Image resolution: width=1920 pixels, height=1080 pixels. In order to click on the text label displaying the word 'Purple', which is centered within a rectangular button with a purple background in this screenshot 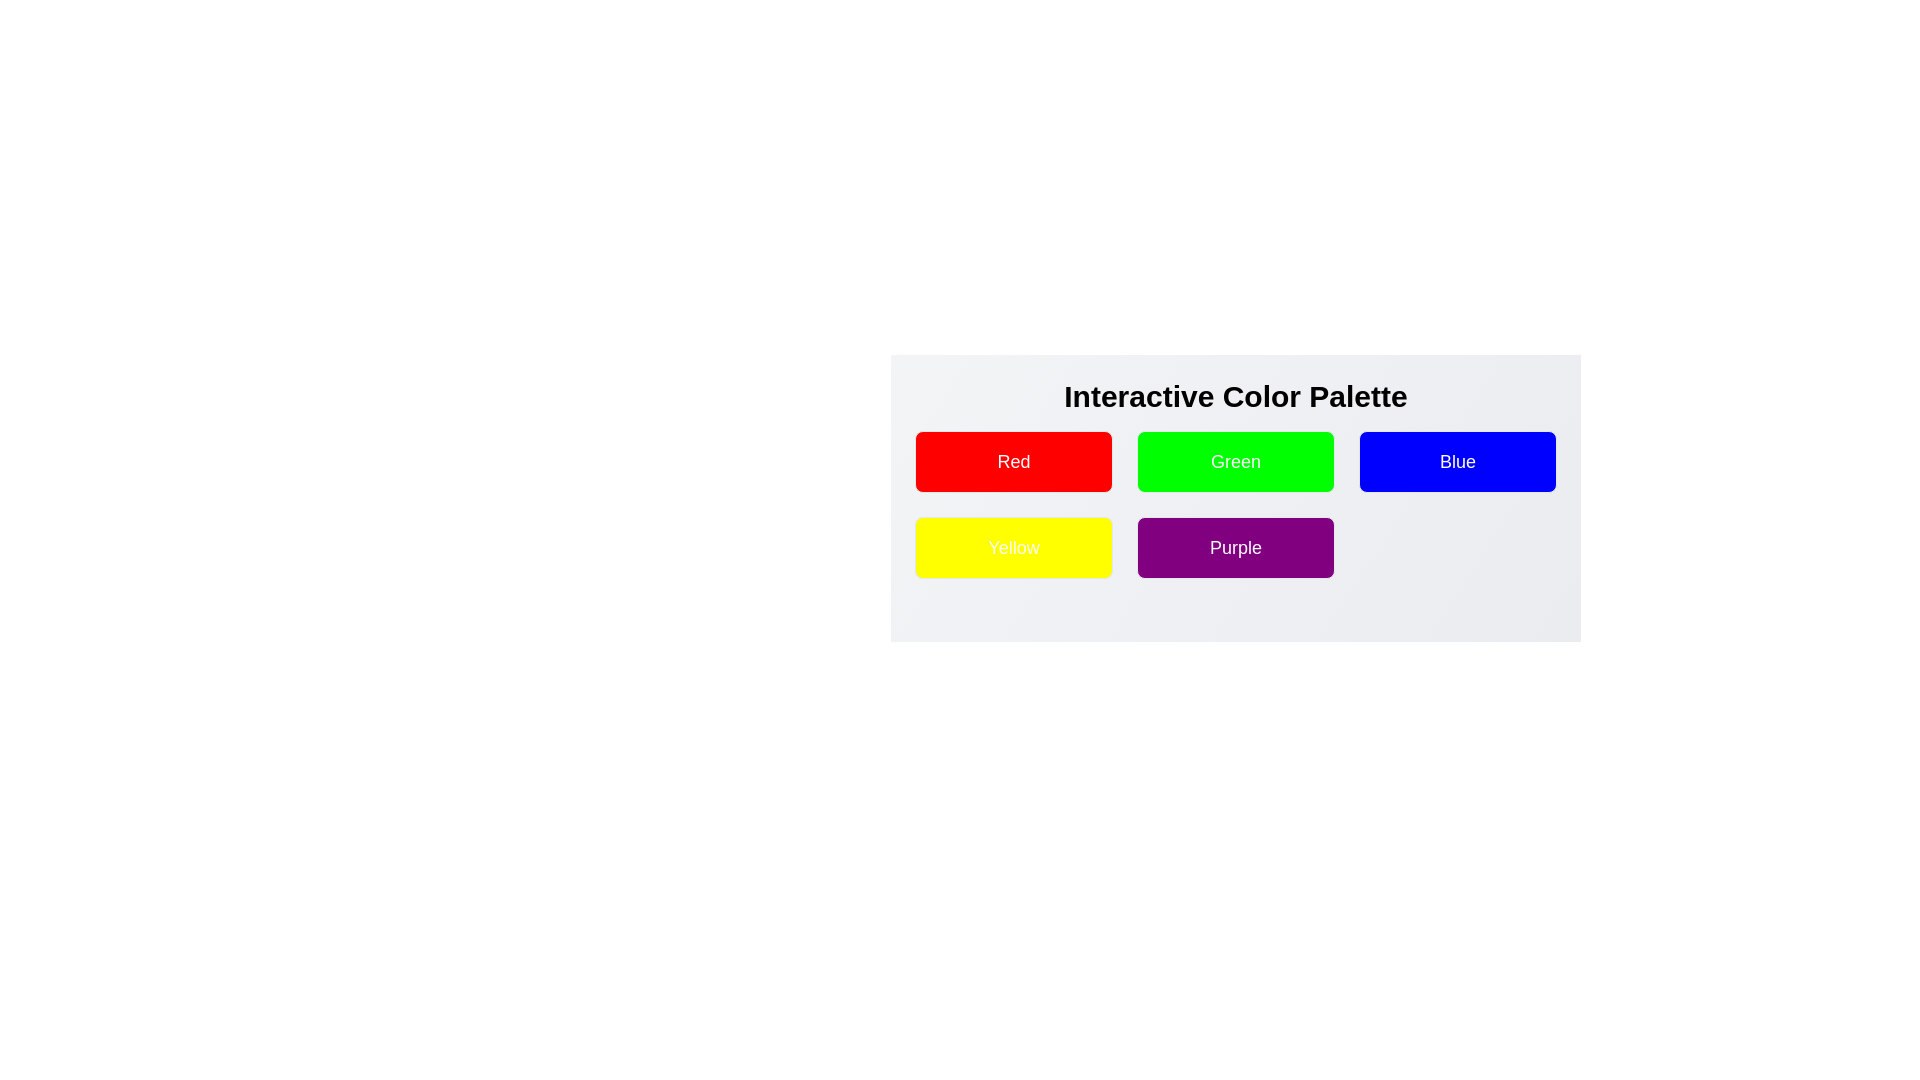, I will do `click(1235, 547)`.